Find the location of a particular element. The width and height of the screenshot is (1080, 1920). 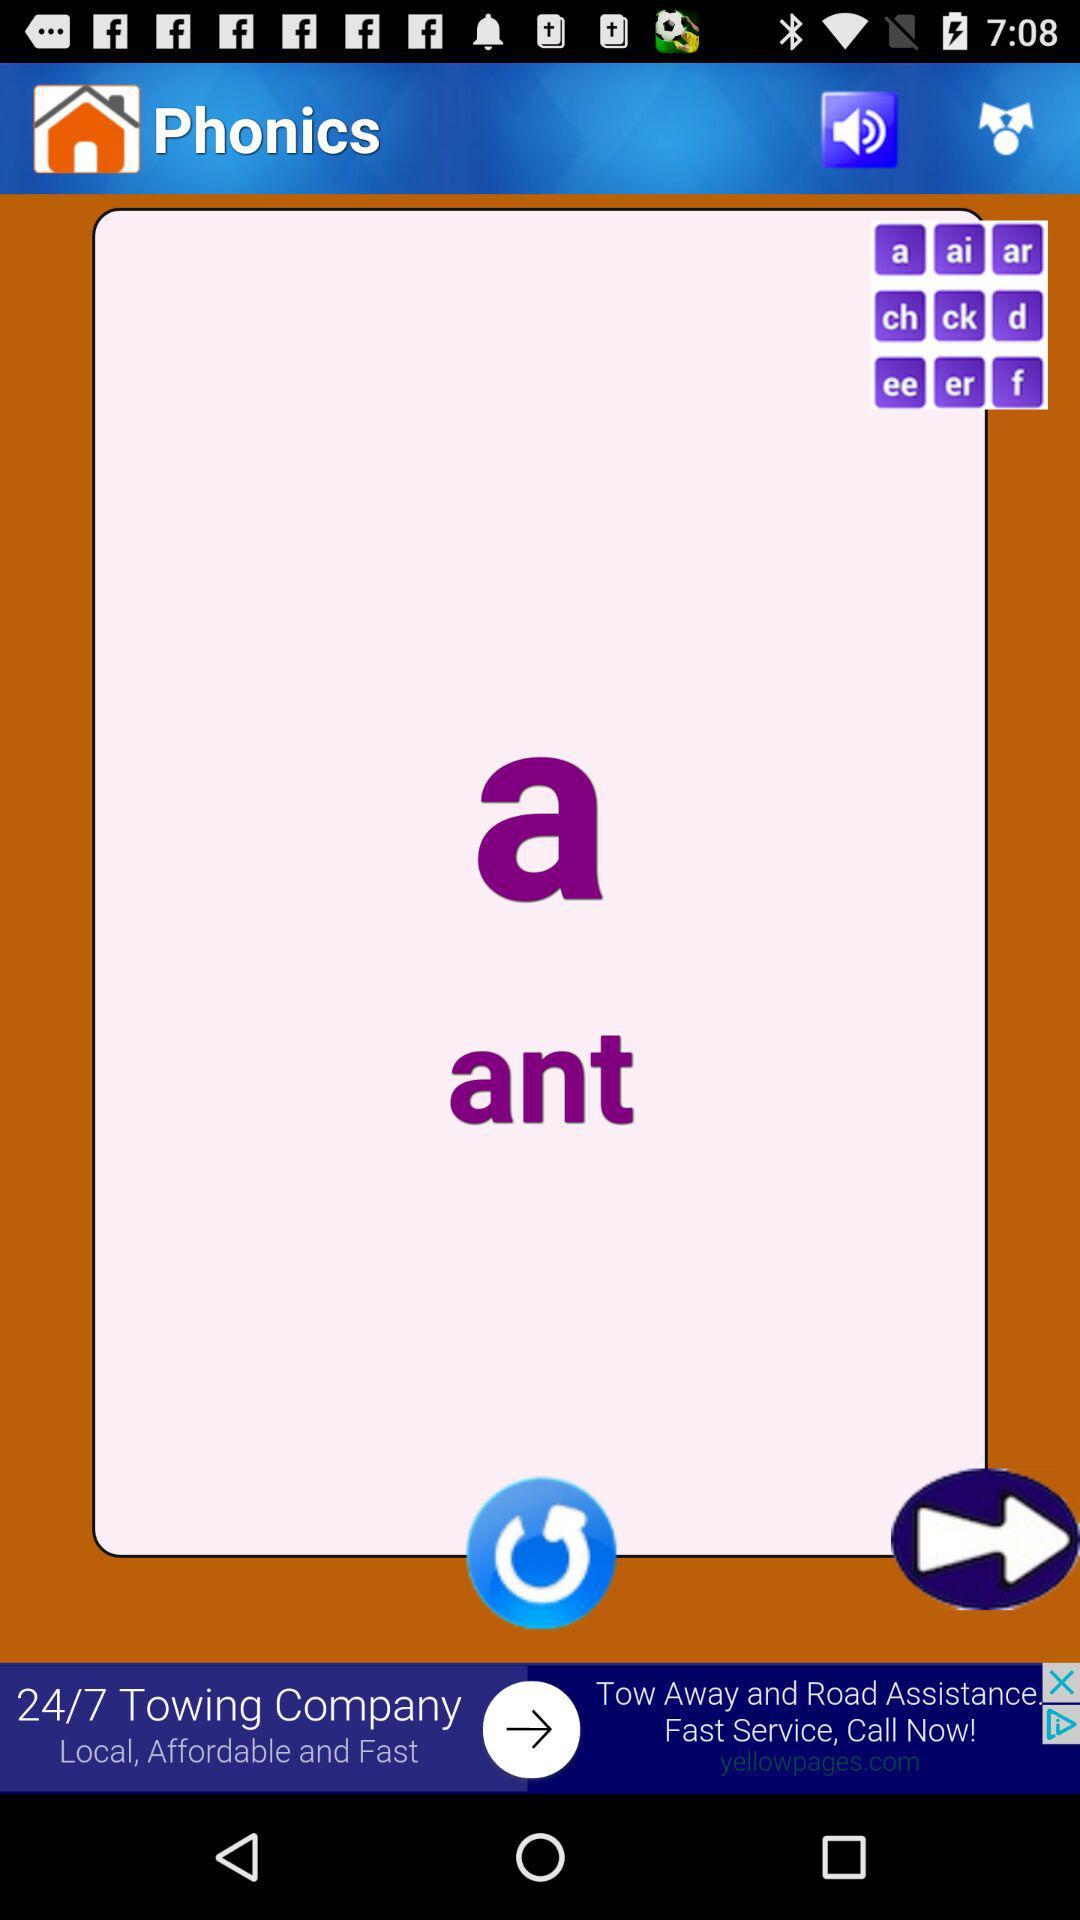

forward page is located at coordinates (984, 1538).